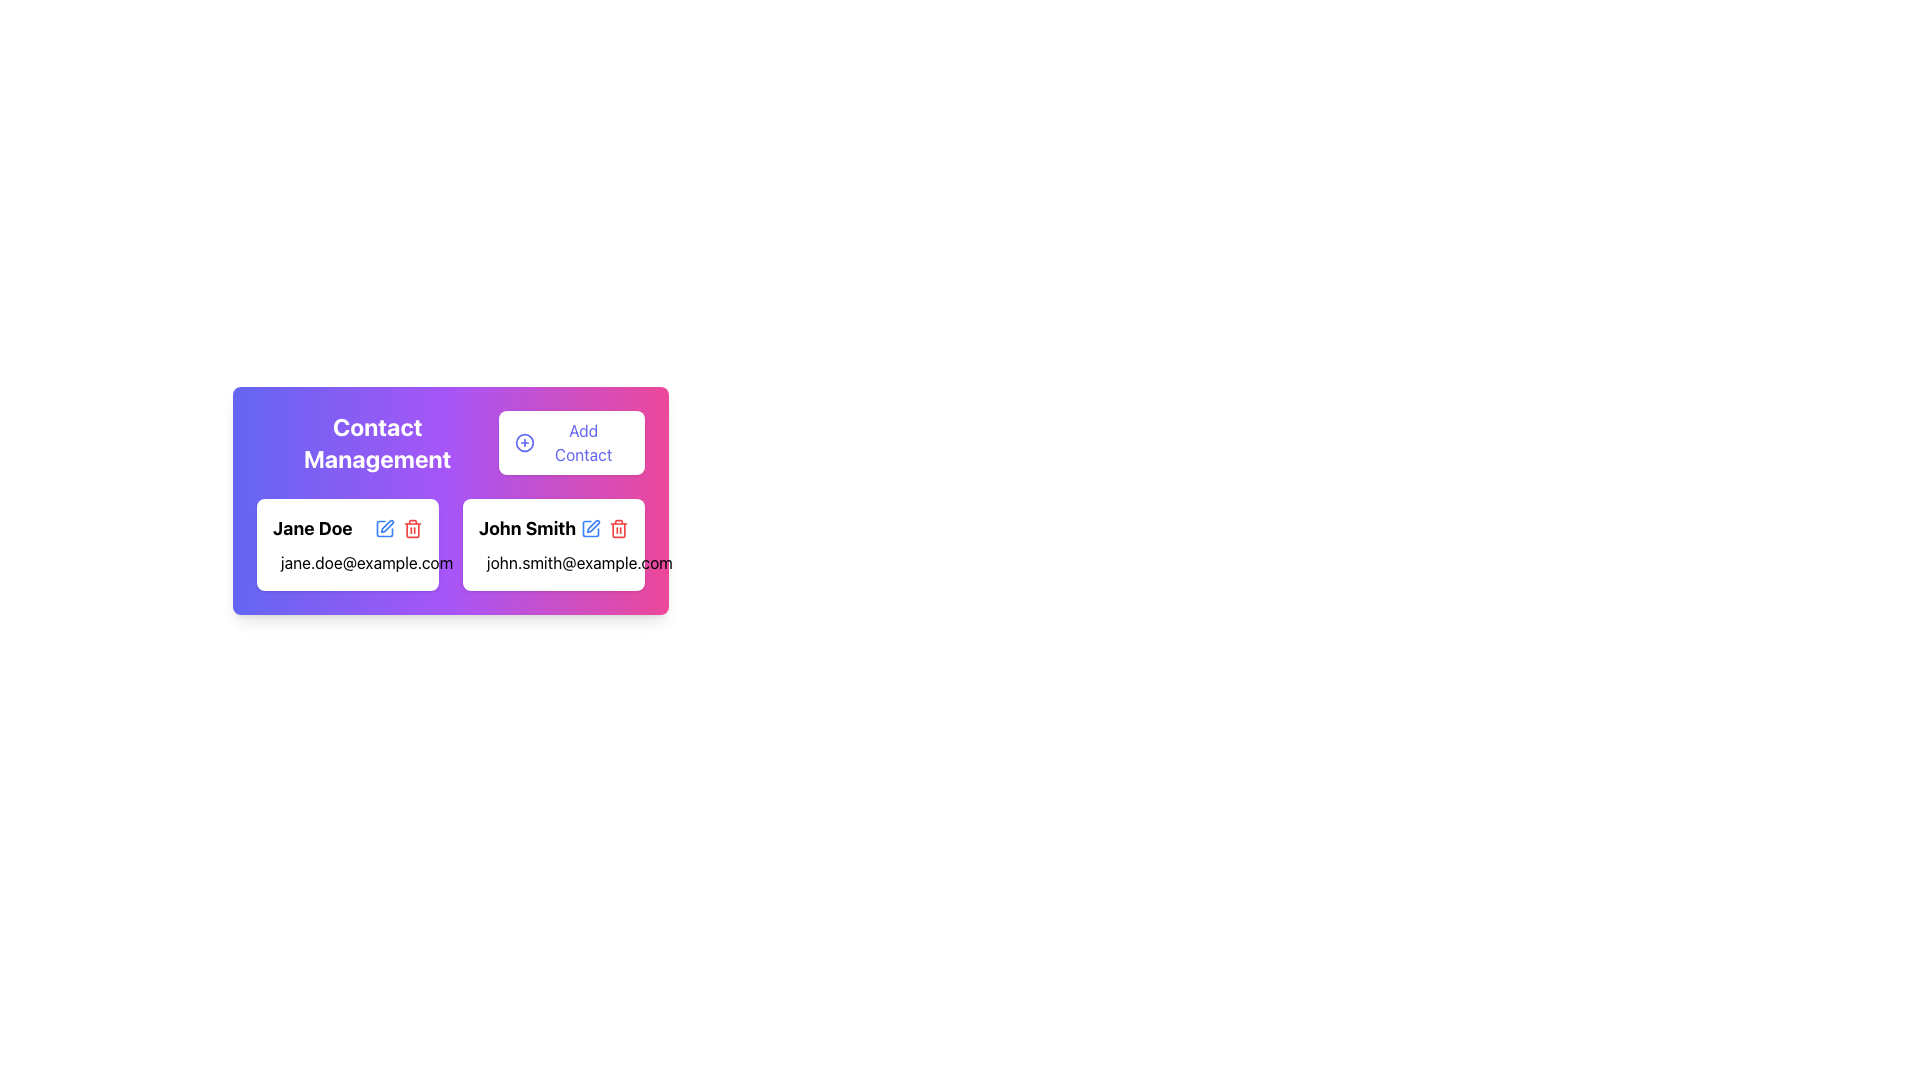 The width and height of the screenshot is (1920, 1080). I want to click on the central trash can body icon, so click(618, 528).